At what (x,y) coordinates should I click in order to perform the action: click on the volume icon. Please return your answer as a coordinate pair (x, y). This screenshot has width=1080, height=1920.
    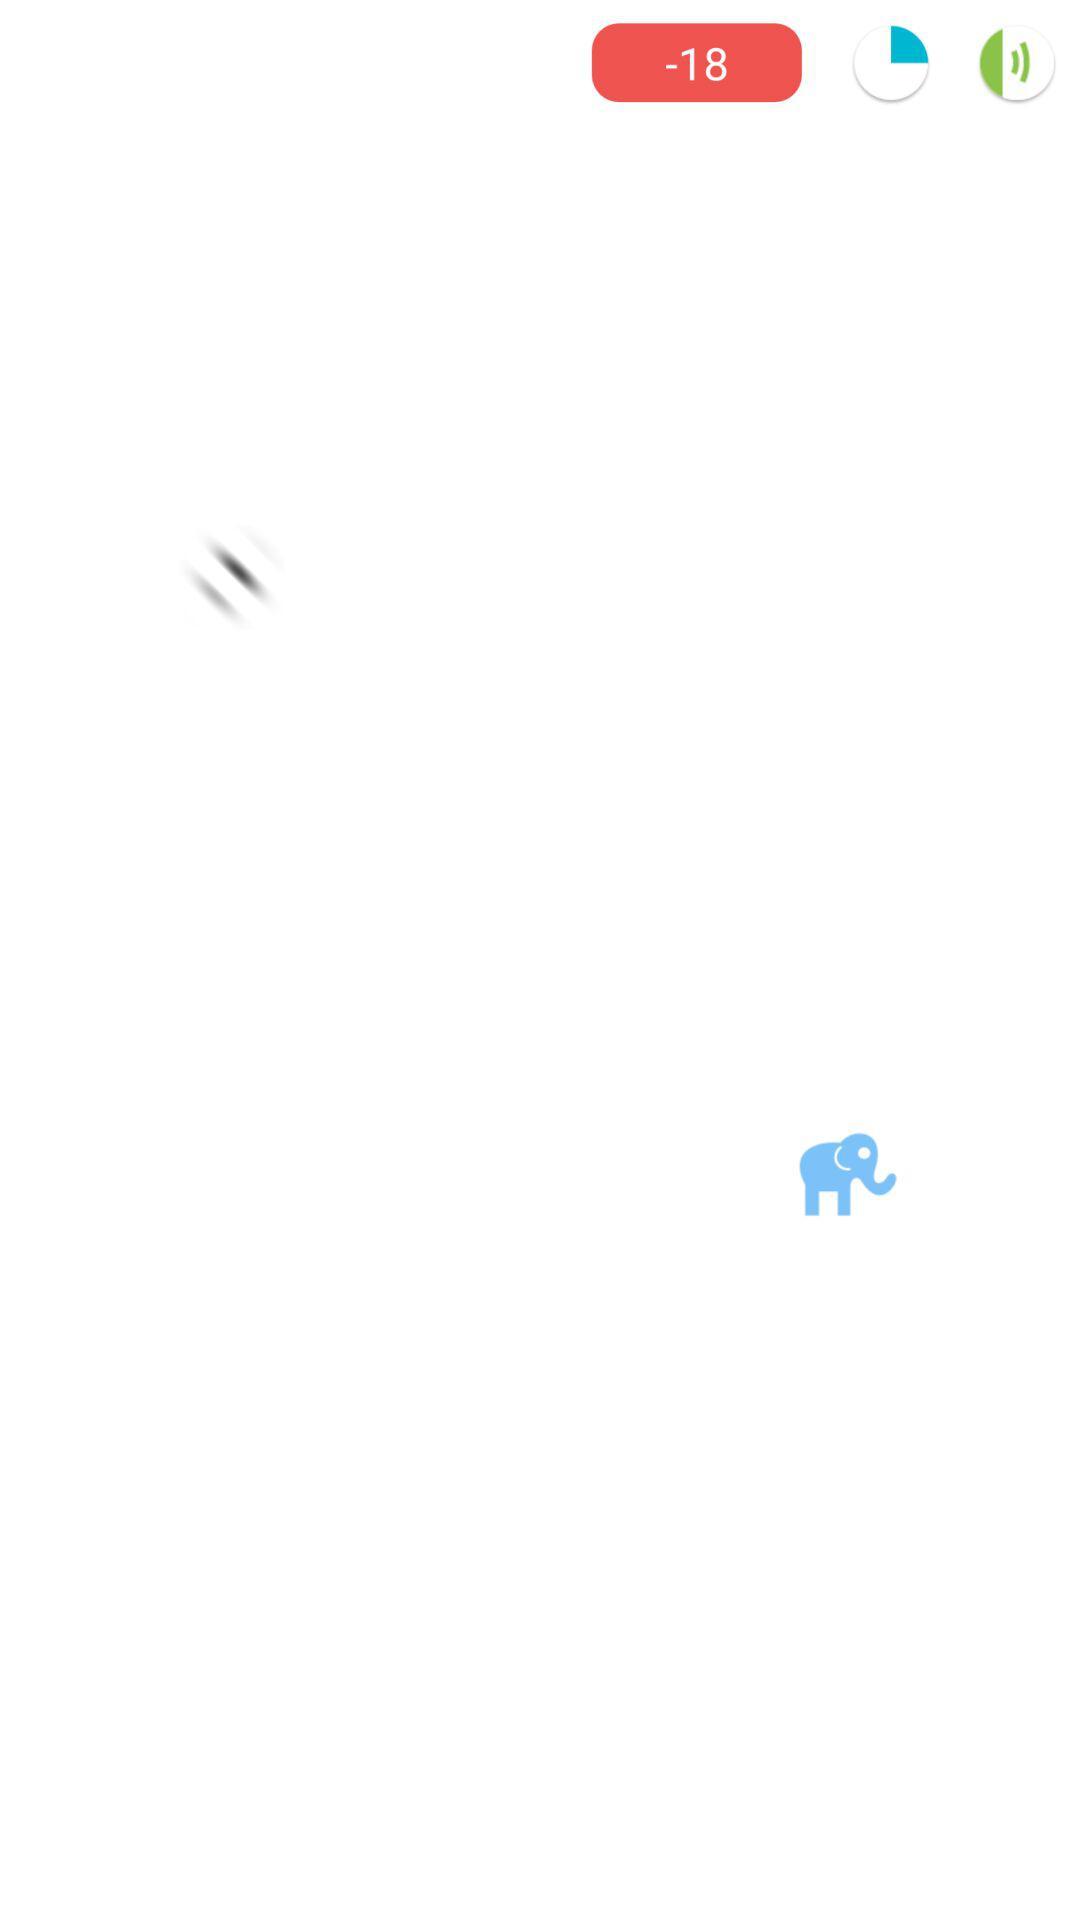
    Looking at the image, I should click on (1017, 62).